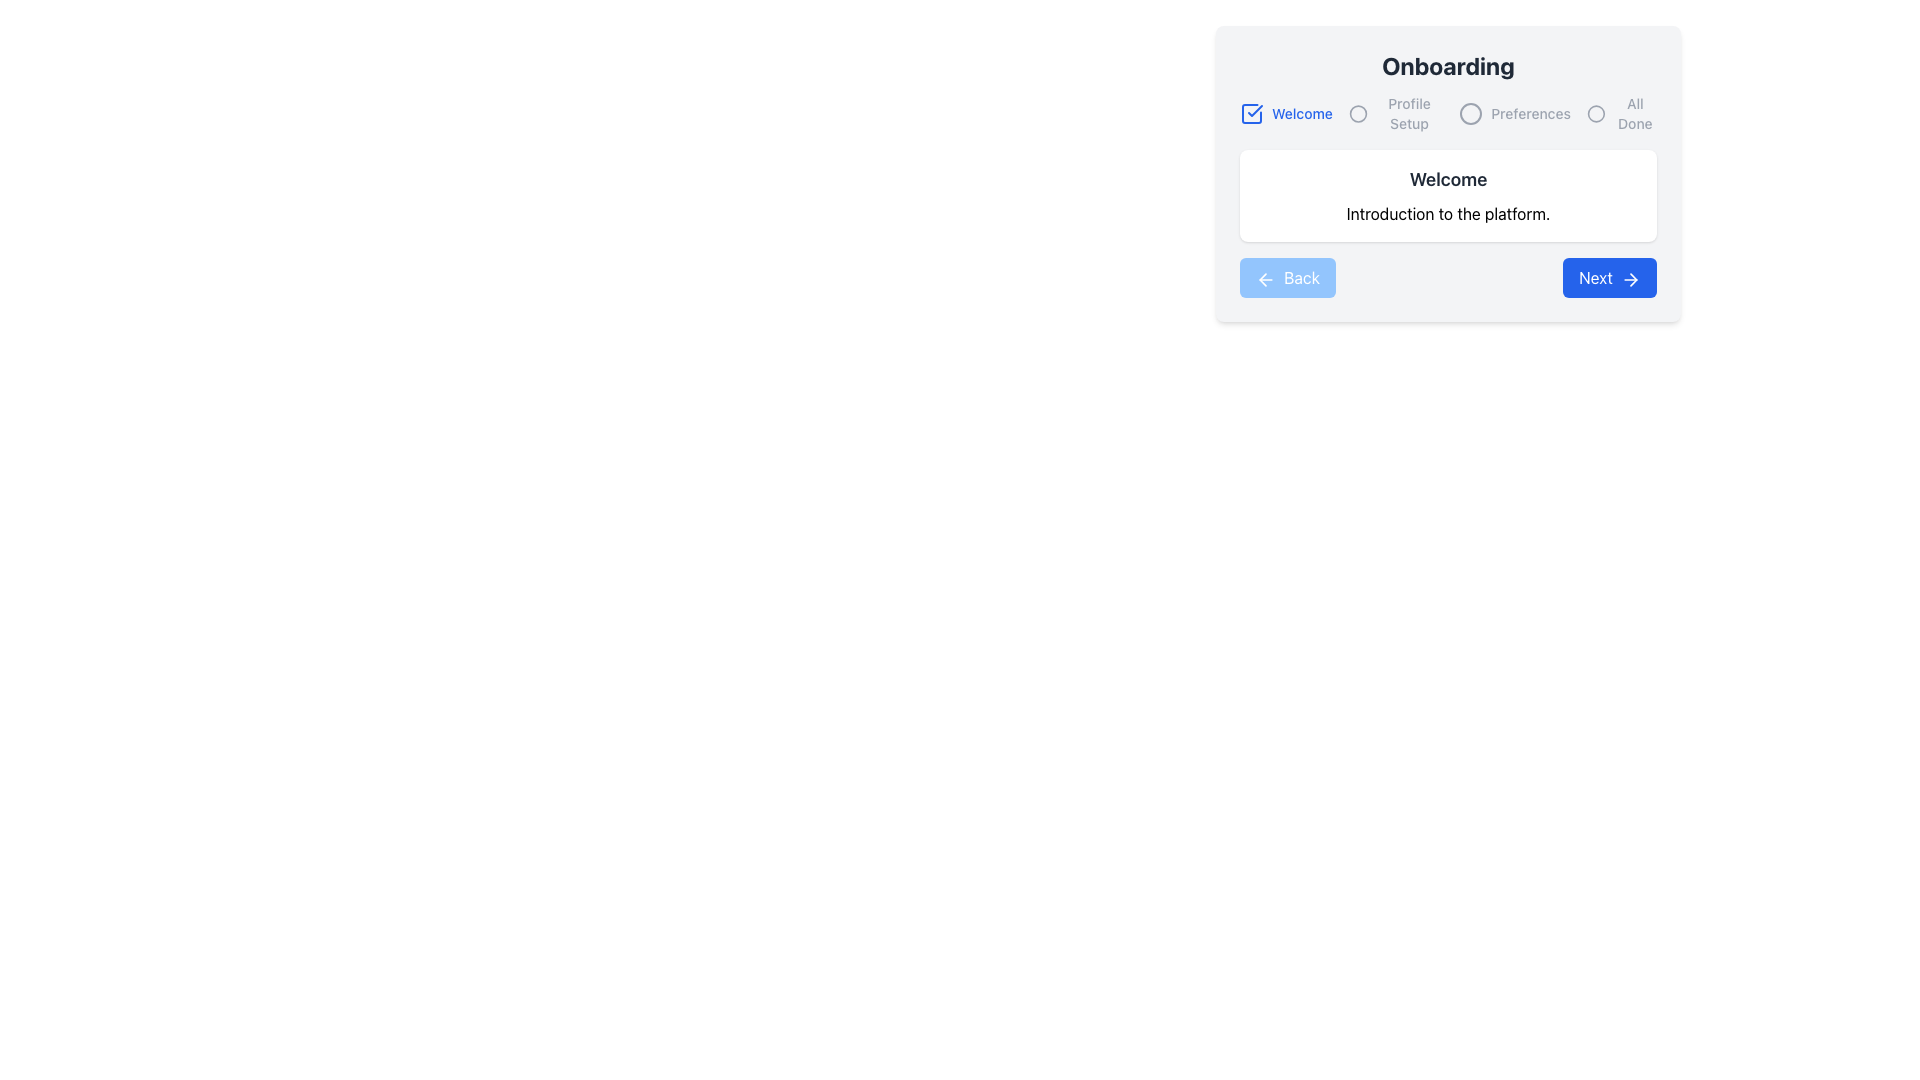  Describe the element at coordinates (1471, 114) in the screenshot. I see `the step indicator icon for 'Preferences' in the onboarding navigation bar, which is located third from the left` at that location.